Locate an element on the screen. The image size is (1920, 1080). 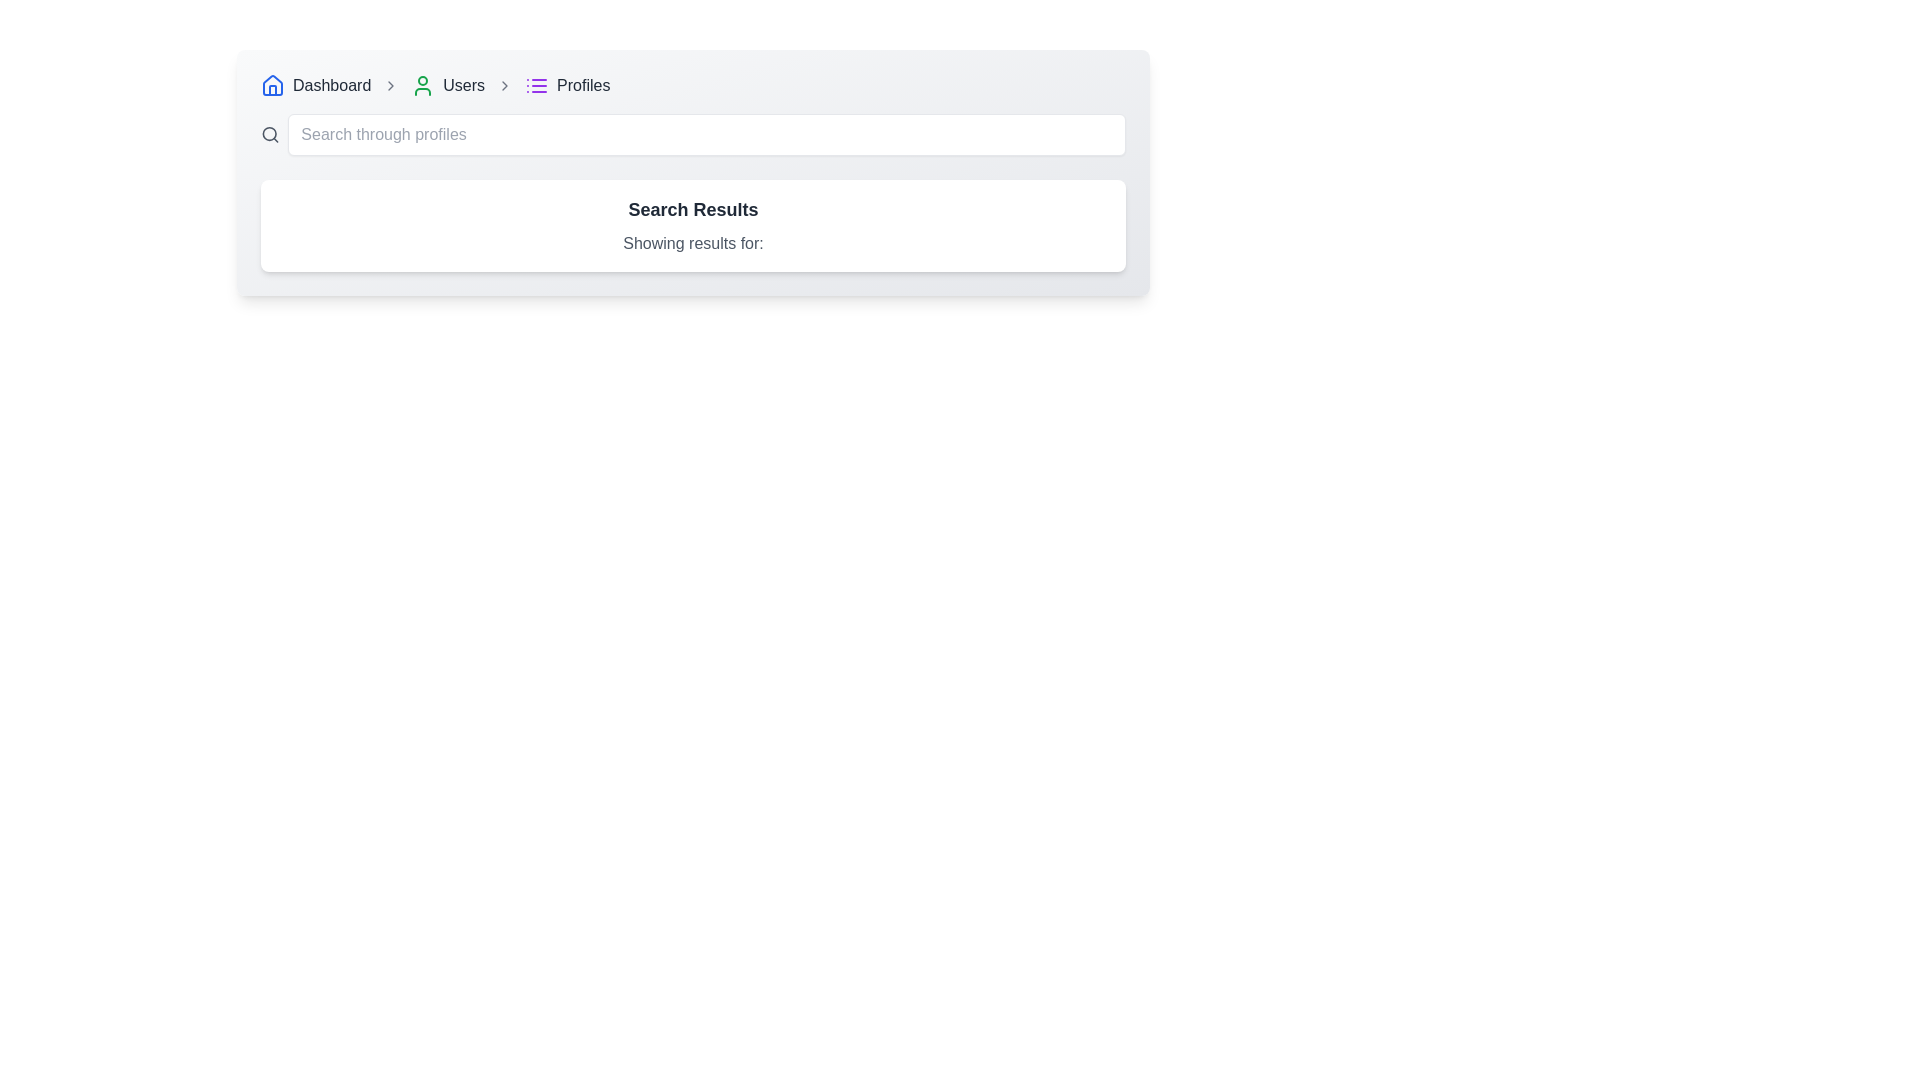
the search icon, which is positioned to the left of the search bar and serves as a visual cue for initiating a search is located at coordinates (269, 135).